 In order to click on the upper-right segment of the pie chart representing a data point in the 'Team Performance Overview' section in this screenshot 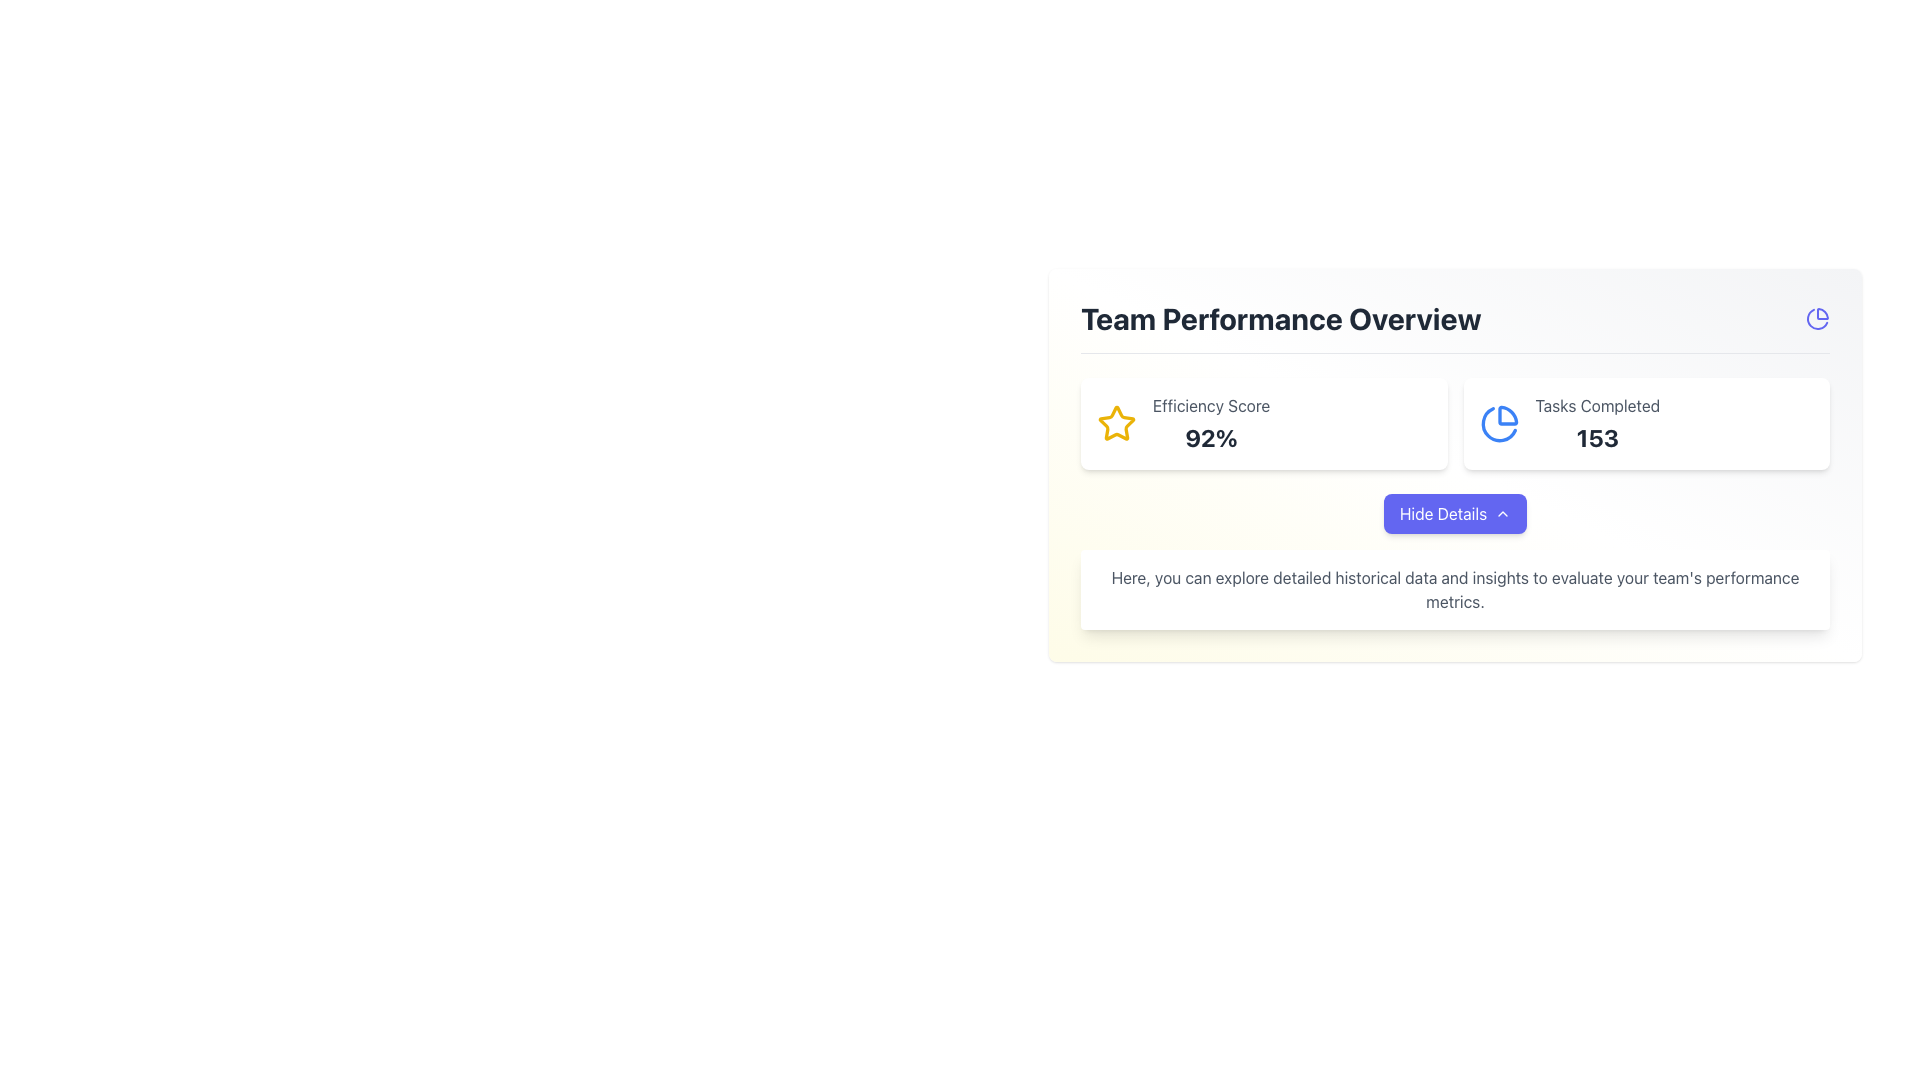, I will do `click(1507, 414)`.